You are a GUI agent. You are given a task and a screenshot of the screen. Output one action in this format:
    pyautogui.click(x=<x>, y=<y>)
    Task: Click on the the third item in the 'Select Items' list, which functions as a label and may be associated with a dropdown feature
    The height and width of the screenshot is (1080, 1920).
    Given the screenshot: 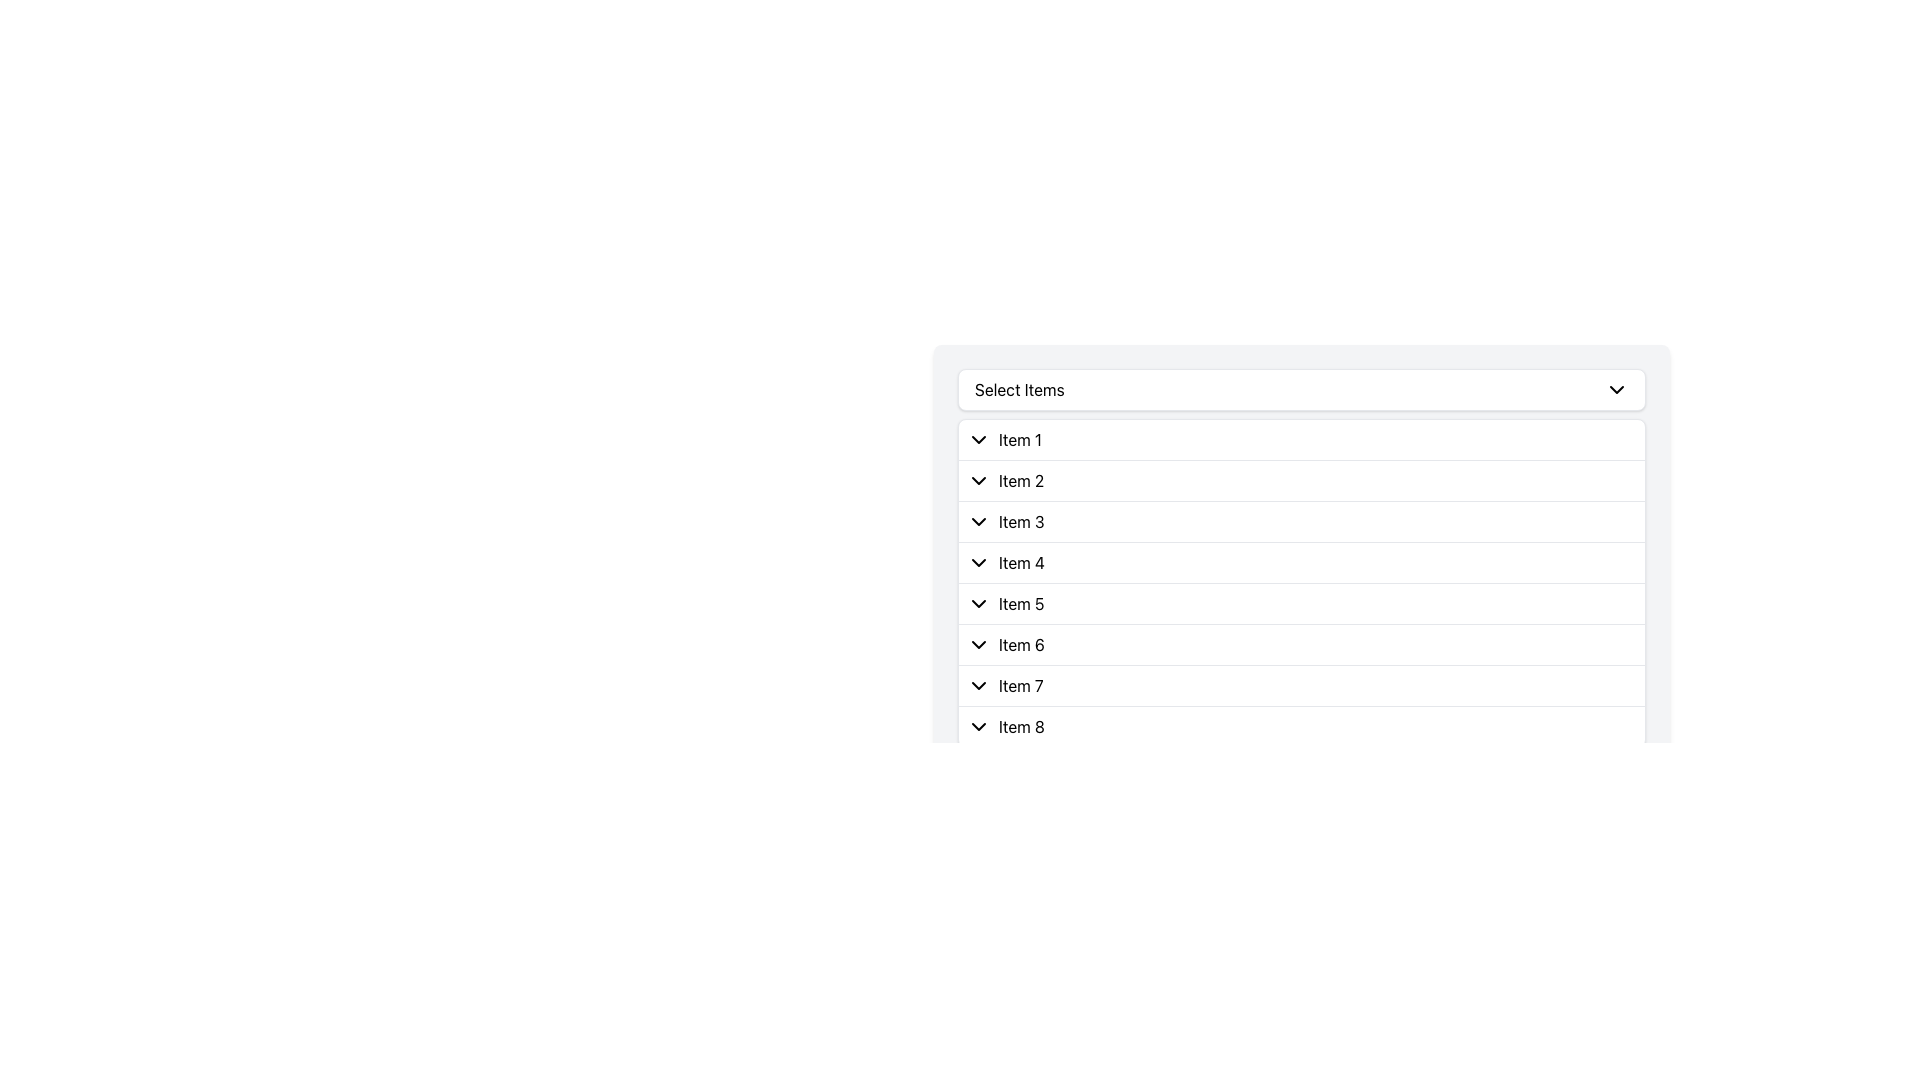 What is the action you would take?
    pyautogui.click(x=1021, y=520)
    